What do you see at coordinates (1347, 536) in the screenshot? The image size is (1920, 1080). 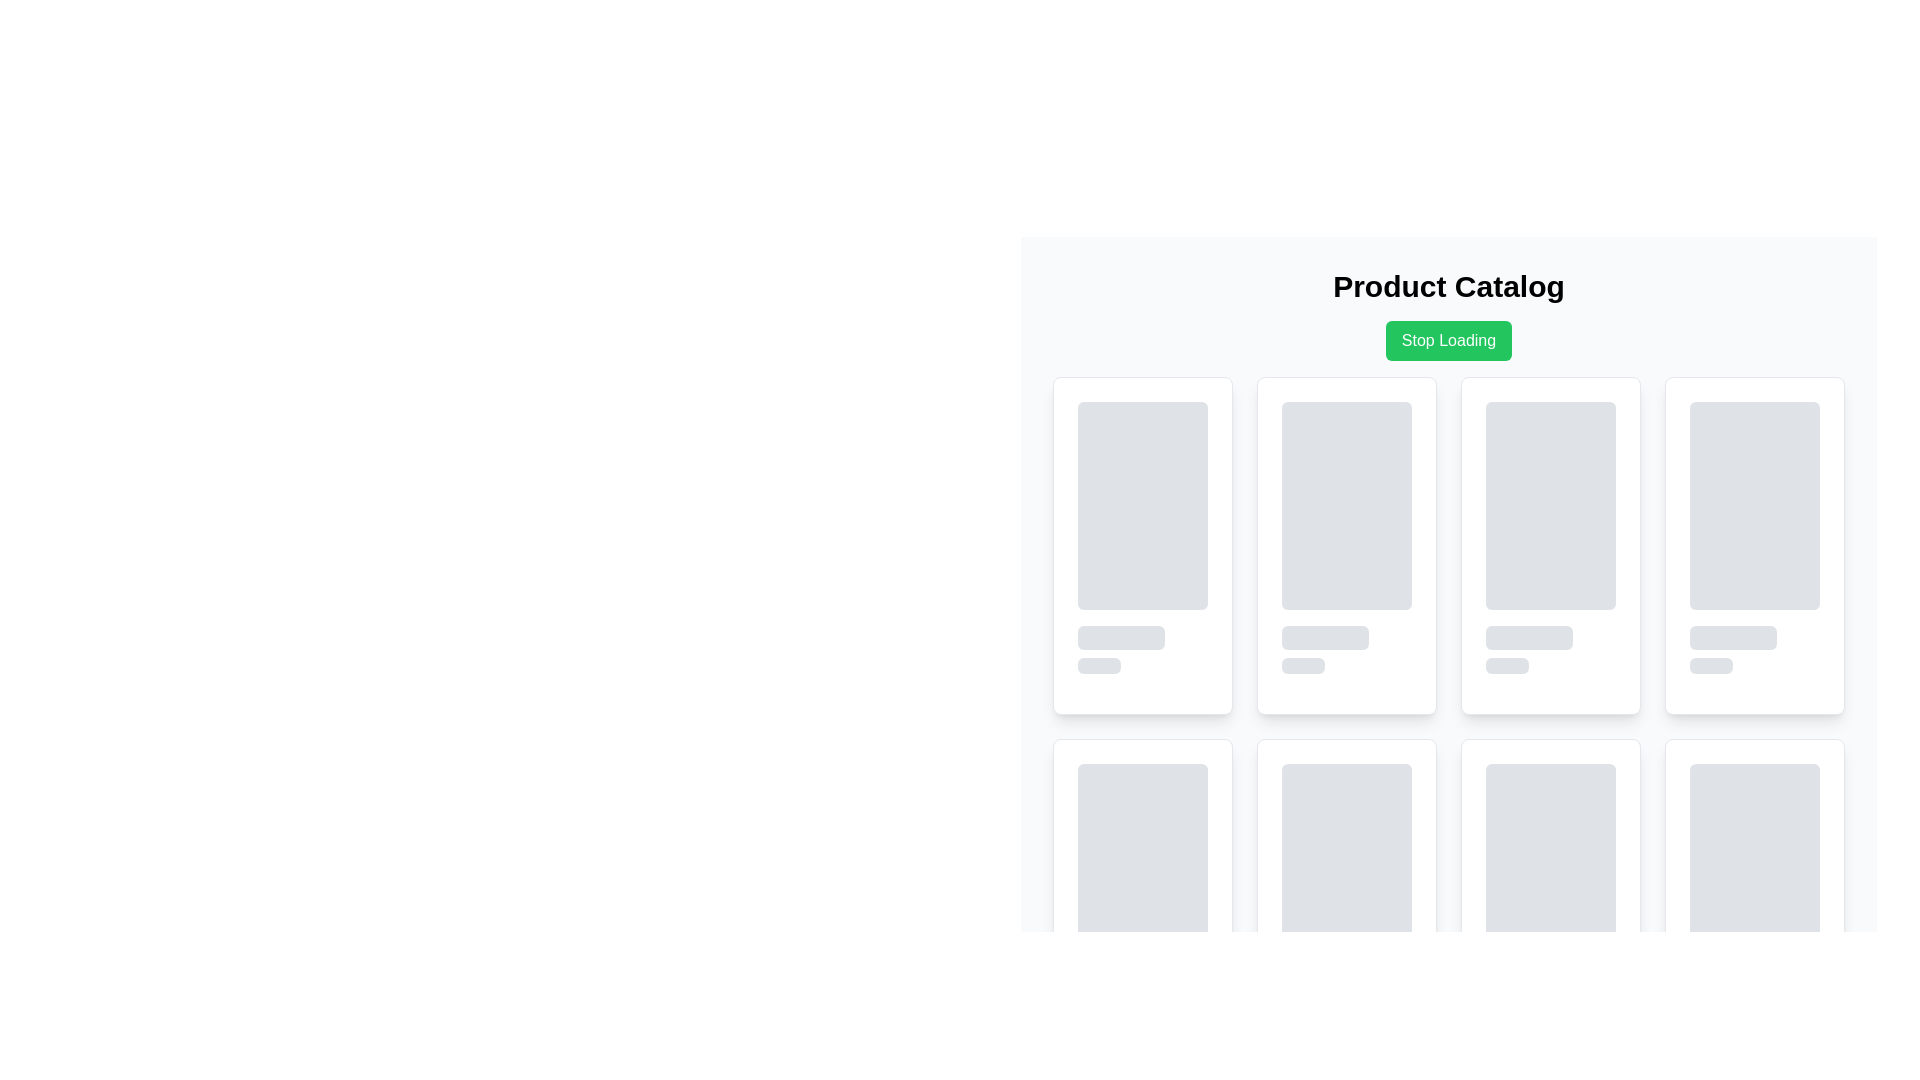 I see `the Loading placeholder for a card, which indicates an ongoing loading process for the card's data, located in the second column of a three-column grid` at bounding box center [1347, 536].